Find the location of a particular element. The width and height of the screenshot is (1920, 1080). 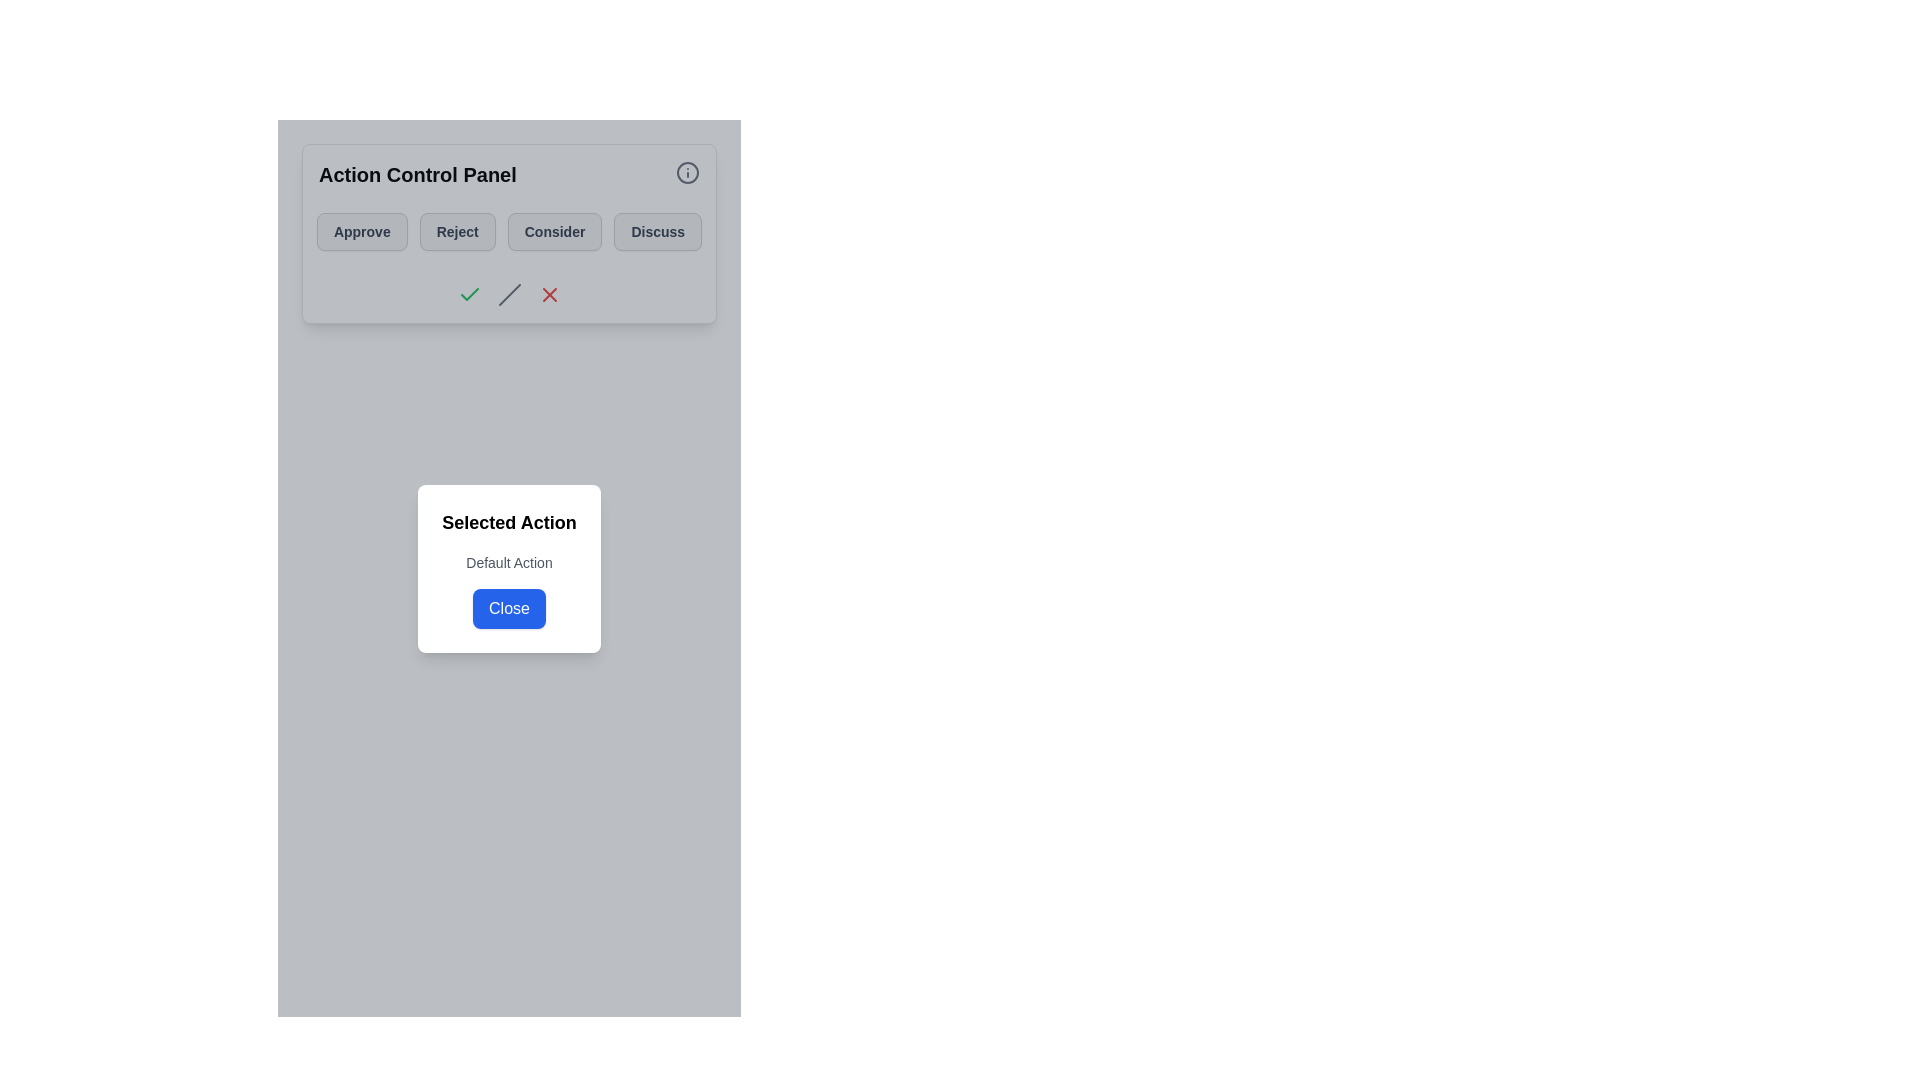

the second icon in the group of three icons within the 'Action Control Panel', which represents a 'disabled' or 'not applicable' function, indicated by its slashing design and gray coloring is located at coordinates (509, 294).